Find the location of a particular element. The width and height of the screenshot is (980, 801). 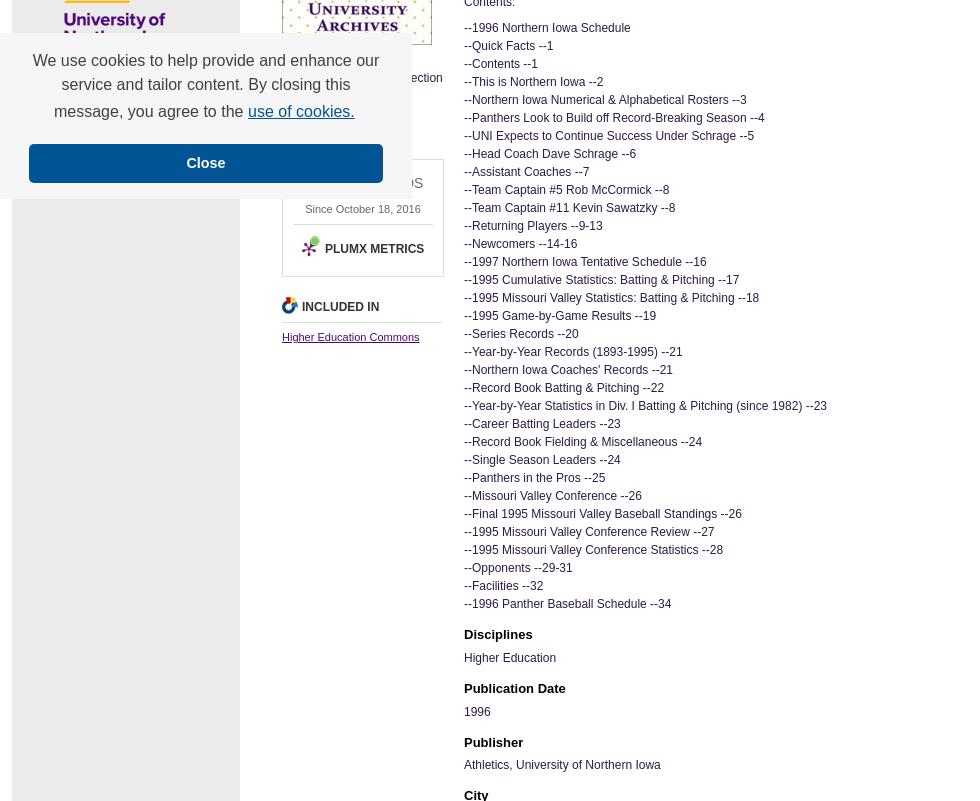

'UNI University Archives' is located at coordinates (343, 109).